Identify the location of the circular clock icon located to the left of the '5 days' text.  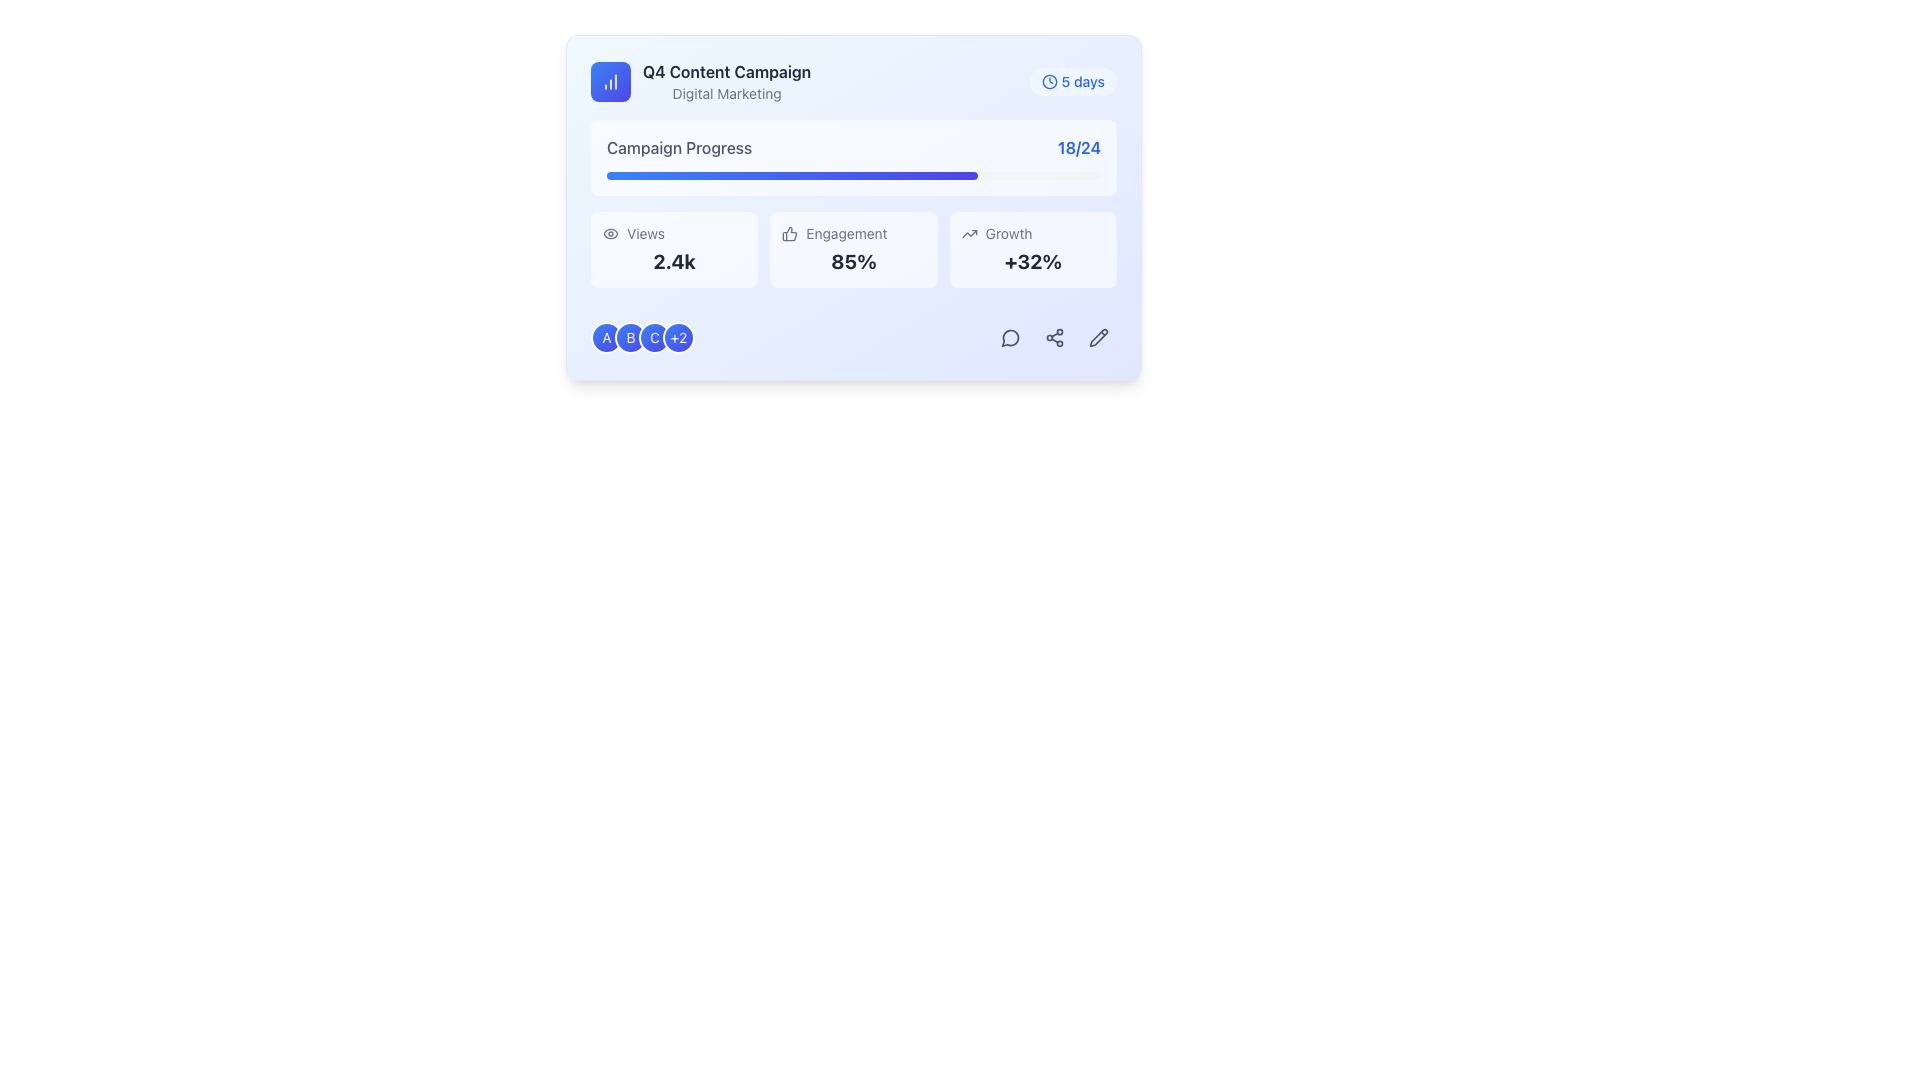
(1048, 80).